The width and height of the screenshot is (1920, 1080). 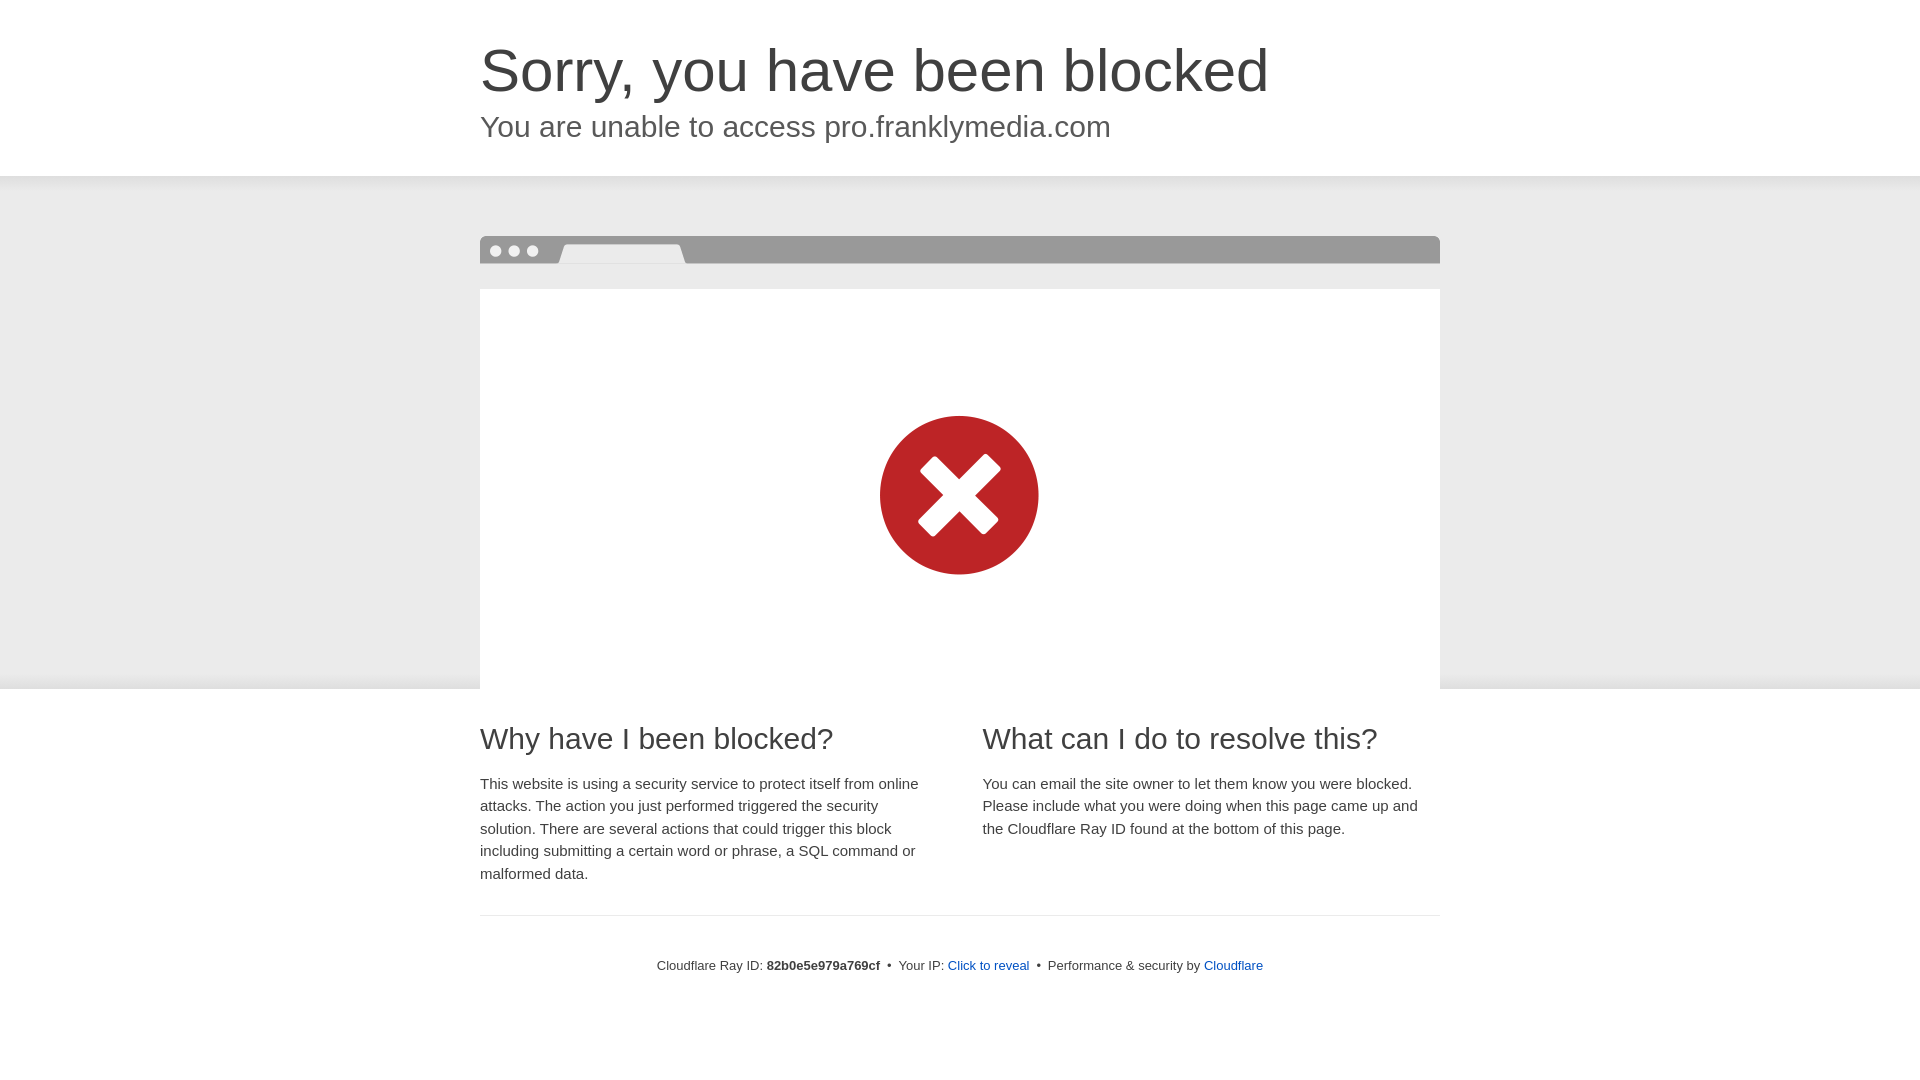 What do you see at coordinates (988, 964) in the screenshot?
I see `'Click to reveal'` at bounding box center [988, 964].